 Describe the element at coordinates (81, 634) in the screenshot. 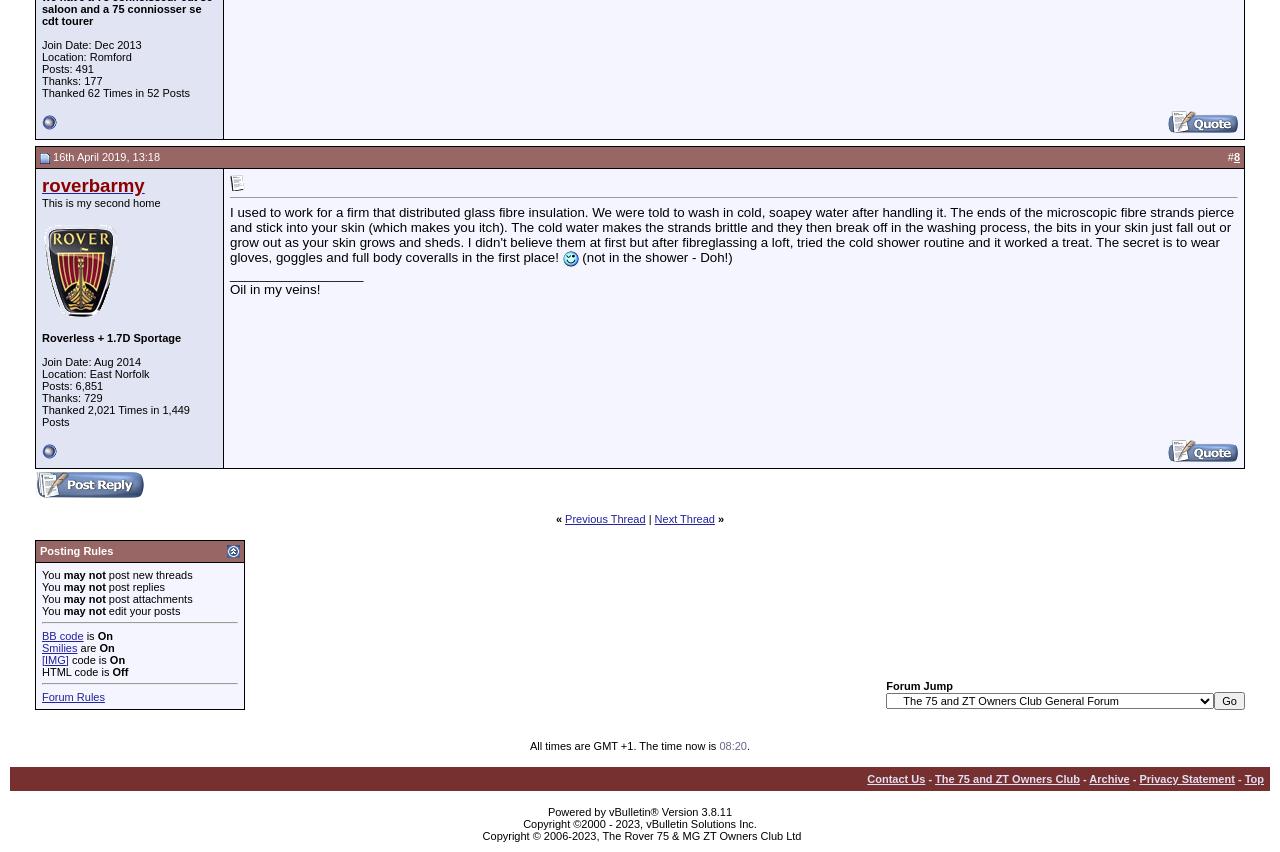

I see `'is'` at that location.